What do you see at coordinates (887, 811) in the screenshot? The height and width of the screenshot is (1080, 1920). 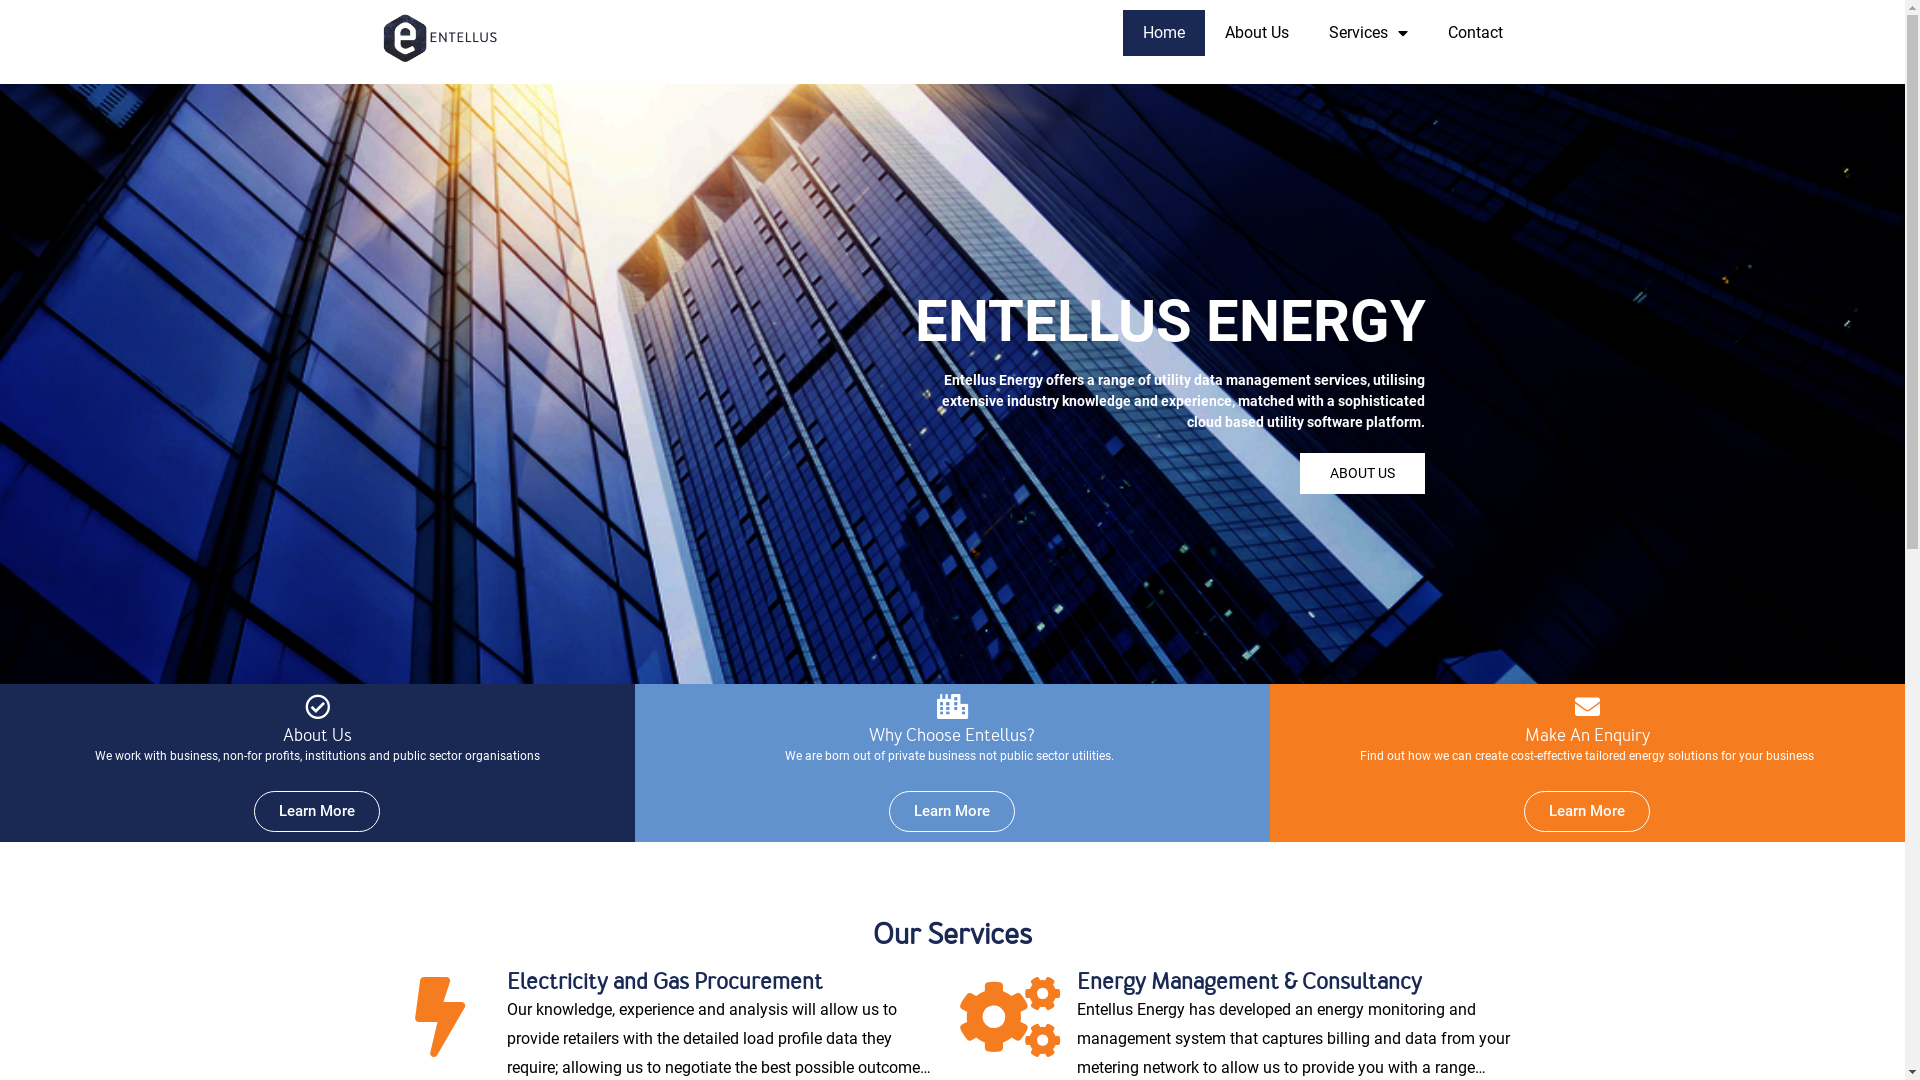 I see `'Learn More'` at bounding box center [887, 811].